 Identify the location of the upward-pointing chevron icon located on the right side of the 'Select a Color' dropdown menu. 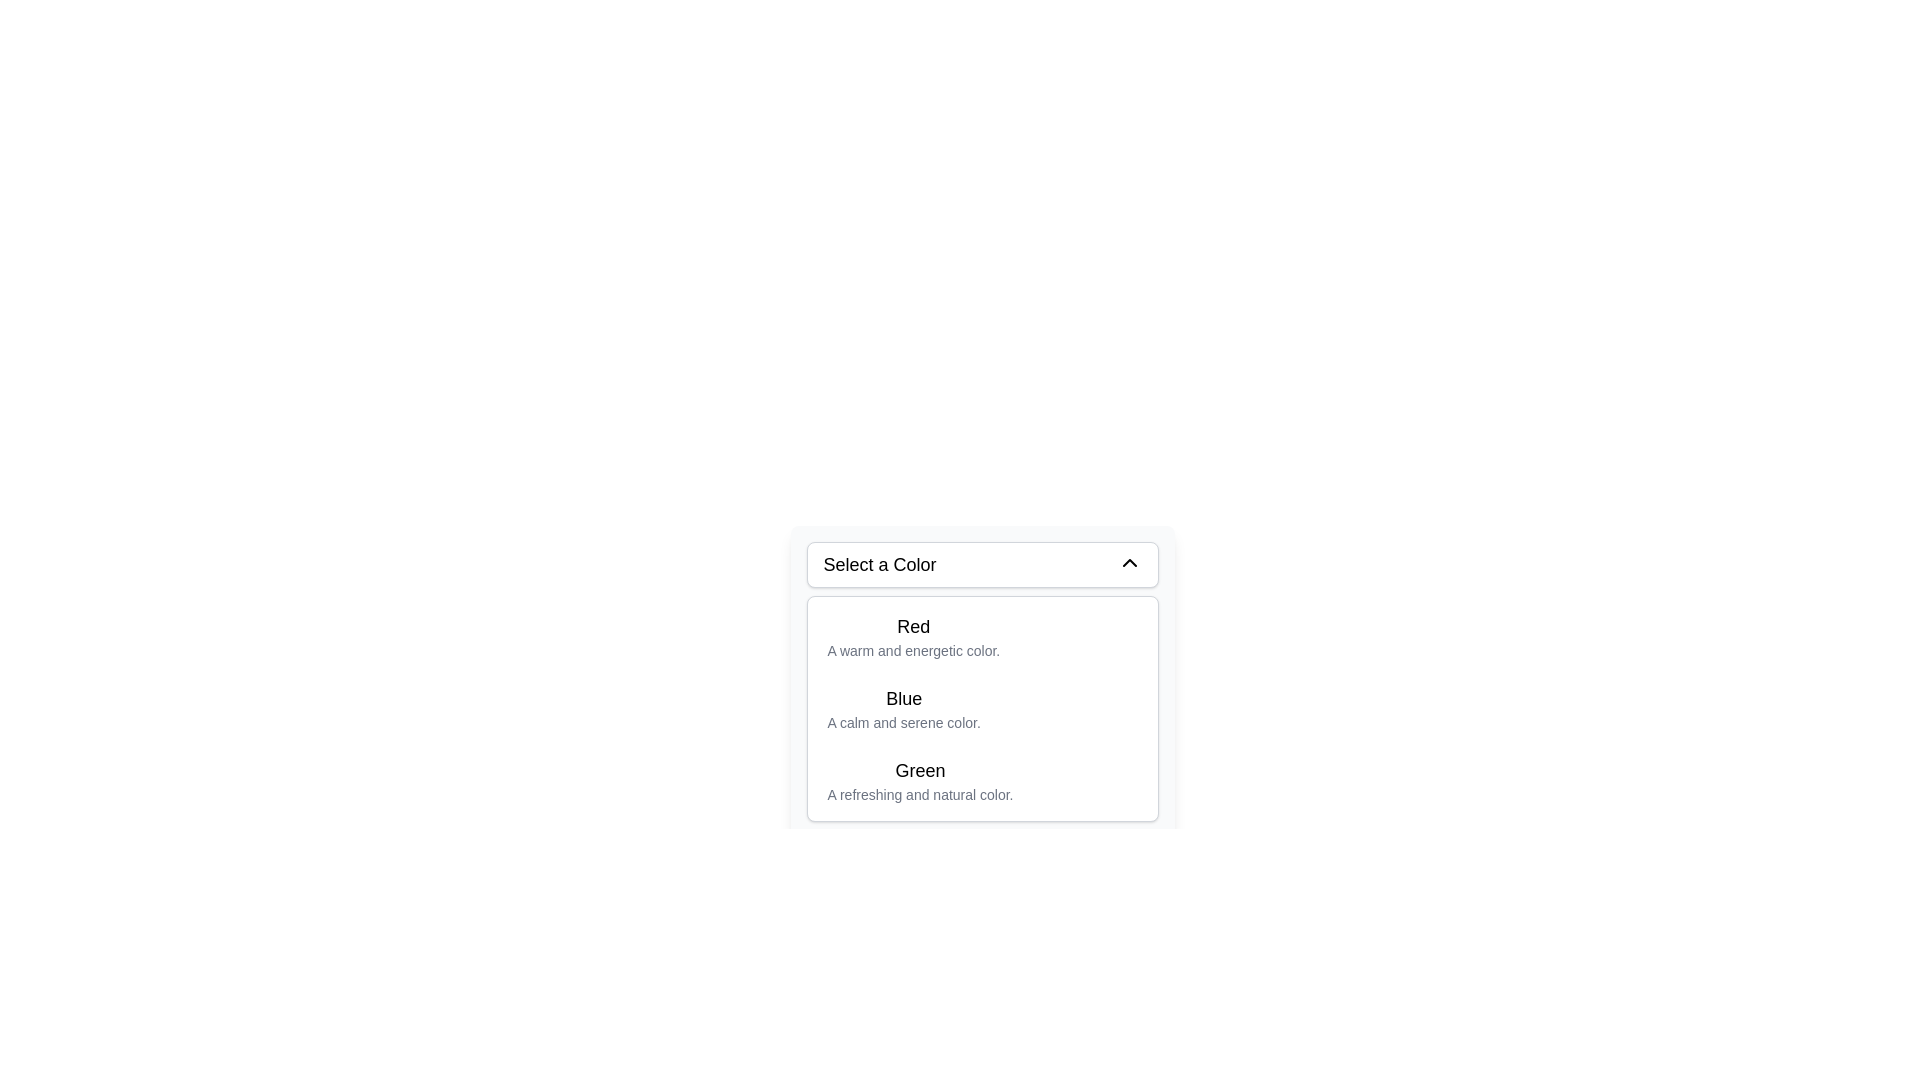
(1129, 563).